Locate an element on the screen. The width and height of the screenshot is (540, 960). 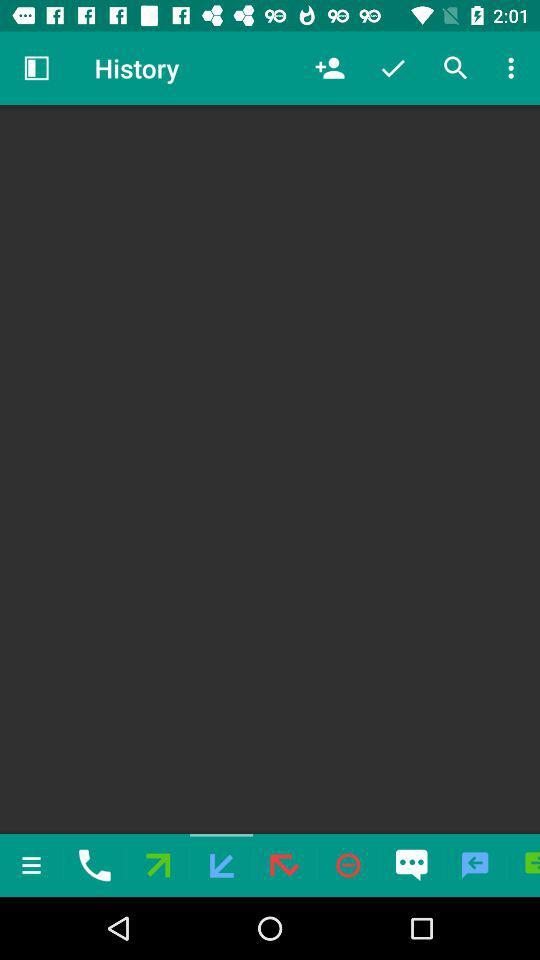
the icon to the left of history item is located at coordinates (36, 68).